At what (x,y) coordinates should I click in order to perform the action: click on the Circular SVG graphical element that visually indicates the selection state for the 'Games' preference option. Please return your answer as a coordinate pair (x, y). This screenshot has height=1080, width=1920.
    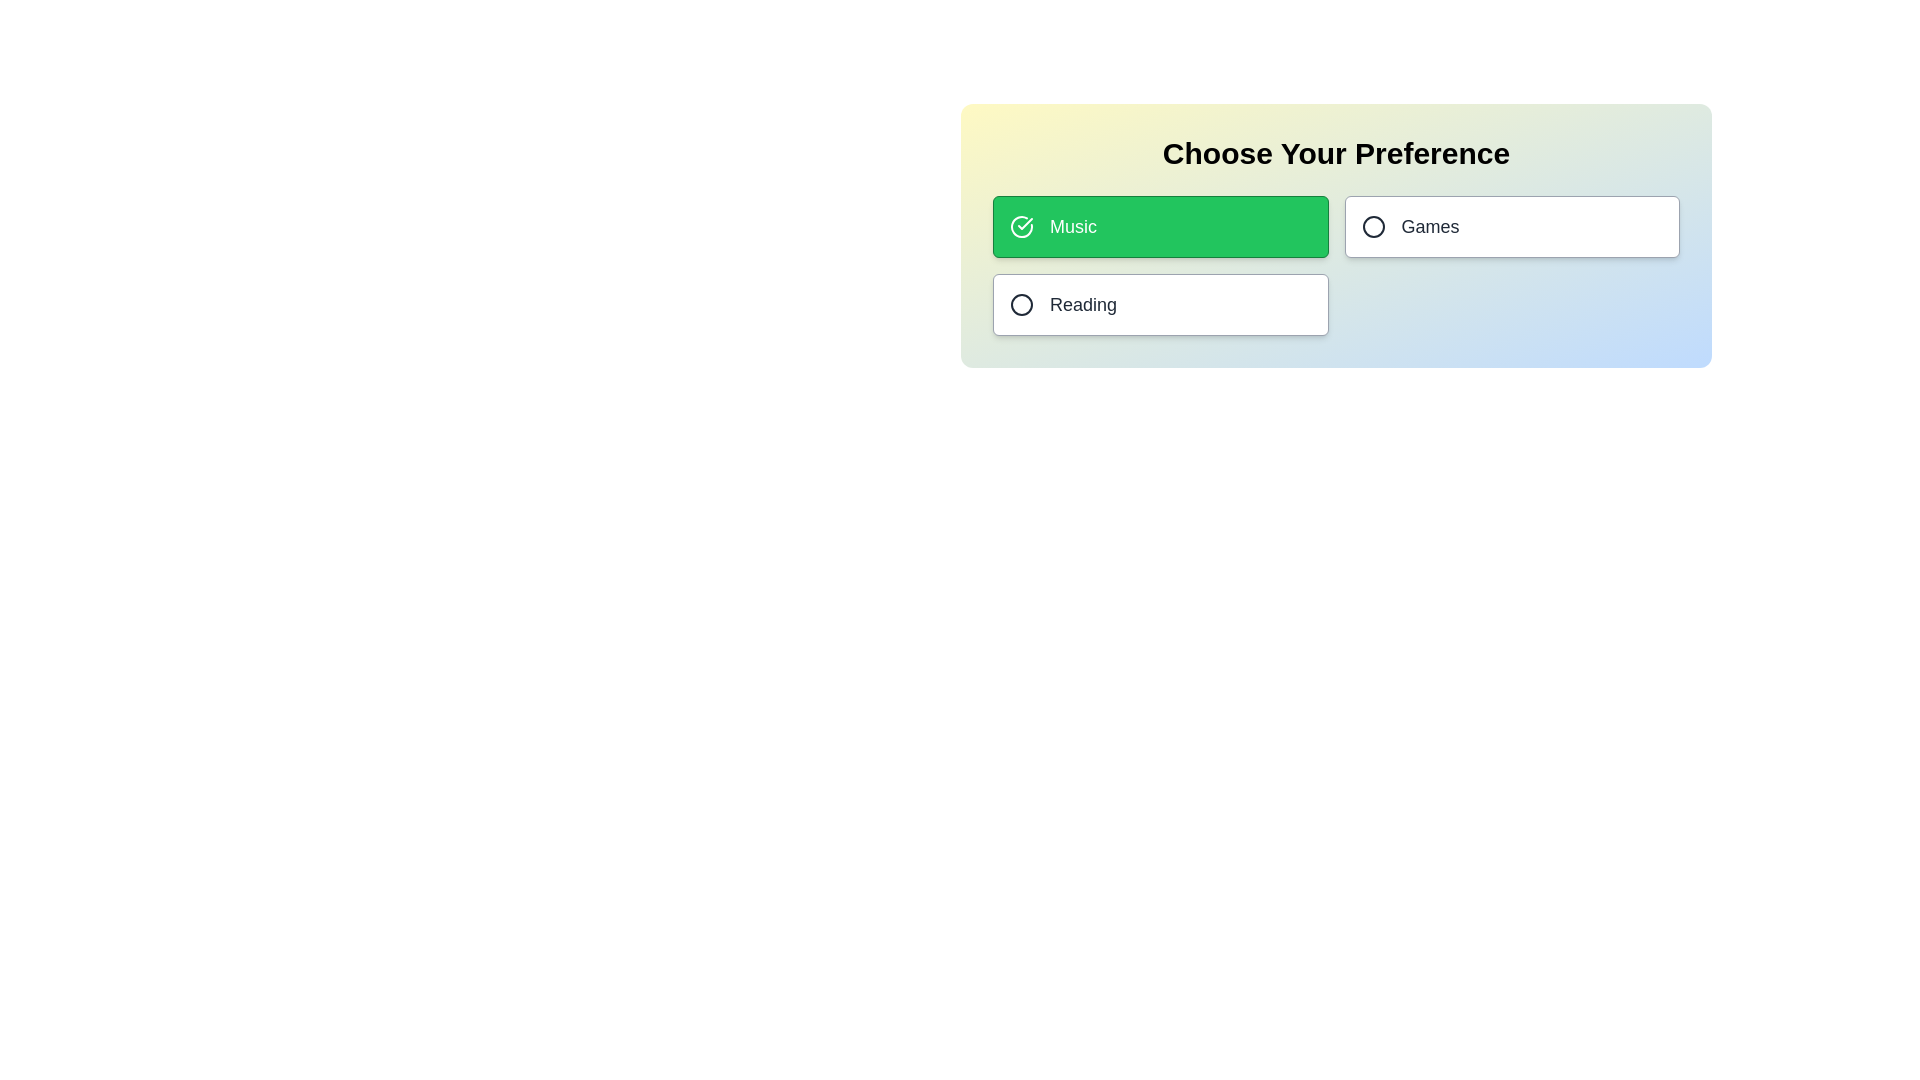
    Looking at the image, I should click on (1372, 226).